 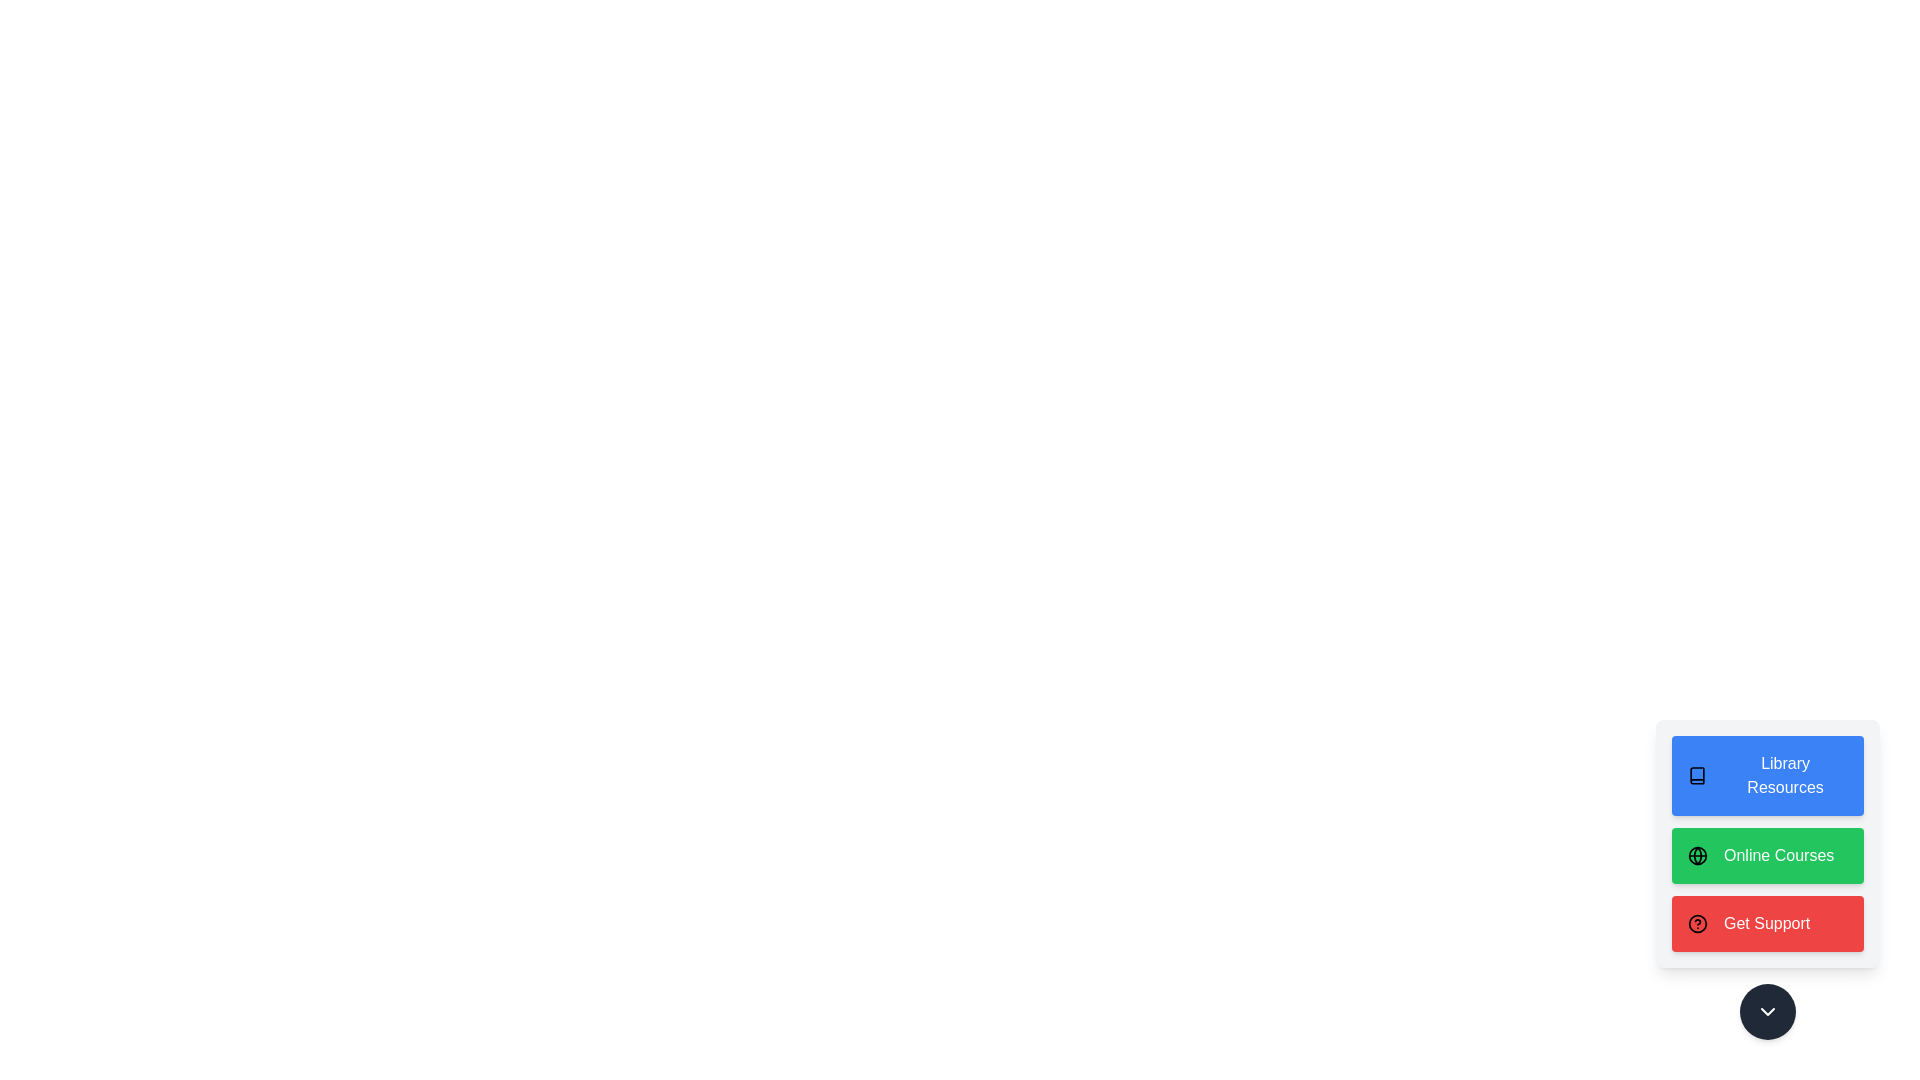 What do you see at coordinates (1767, 774) in the screenshot?
I see `the Library Resources button in the speed dial to select it` at bounding box center [1767, 774].